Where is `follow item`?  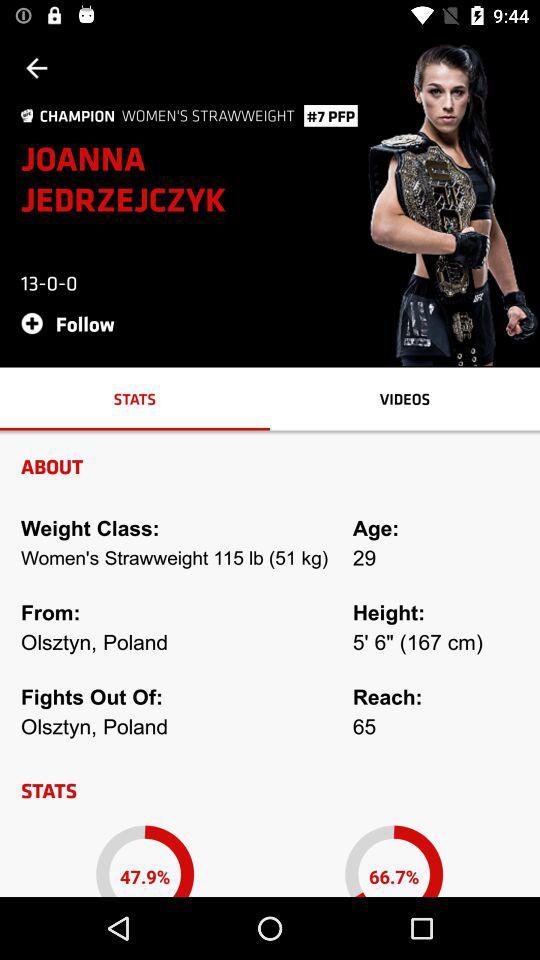
follow item is located at coordinates (73, 323).